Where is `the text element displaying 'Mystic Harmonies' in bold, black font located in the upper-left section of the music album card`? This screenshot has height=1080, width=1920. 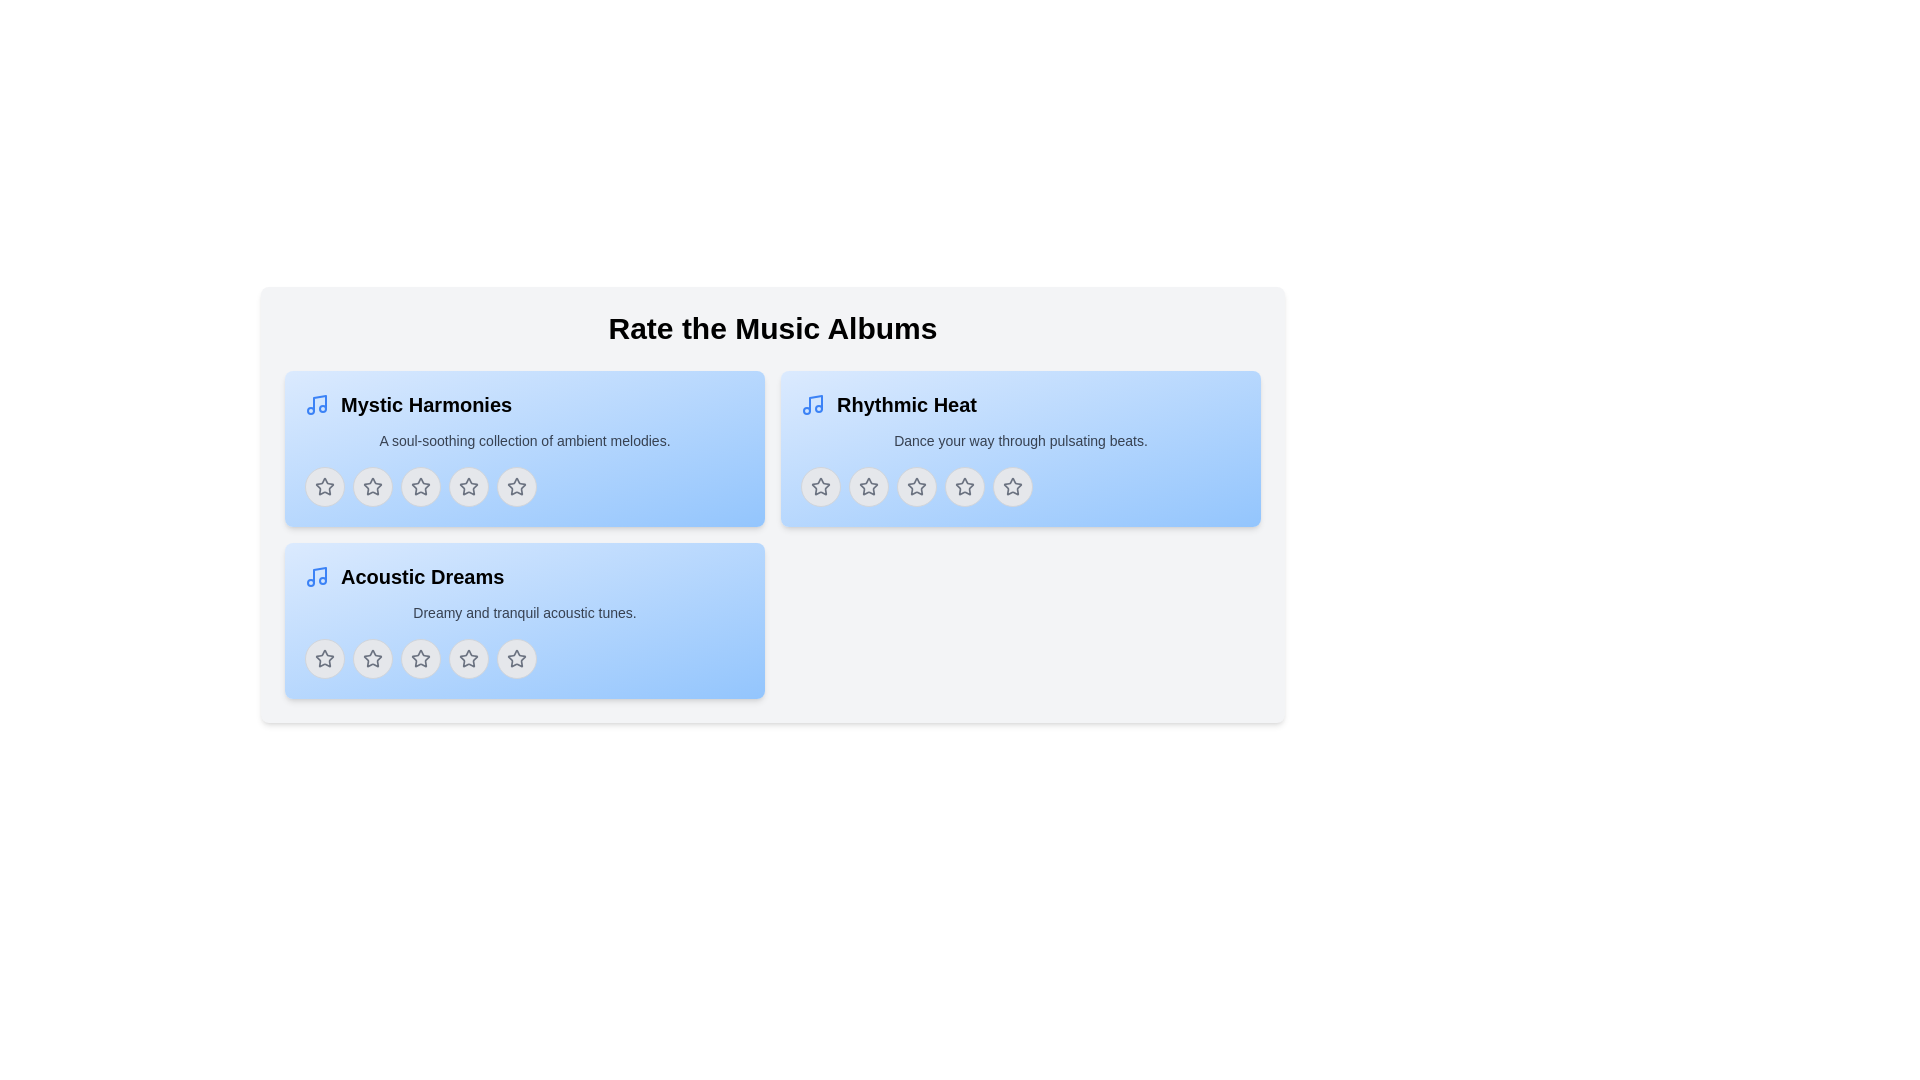
the text element displaying 'Mystic Harmonies' in bold, black font located in the upper-left section of the music album card is located at coordinates (425, 405).